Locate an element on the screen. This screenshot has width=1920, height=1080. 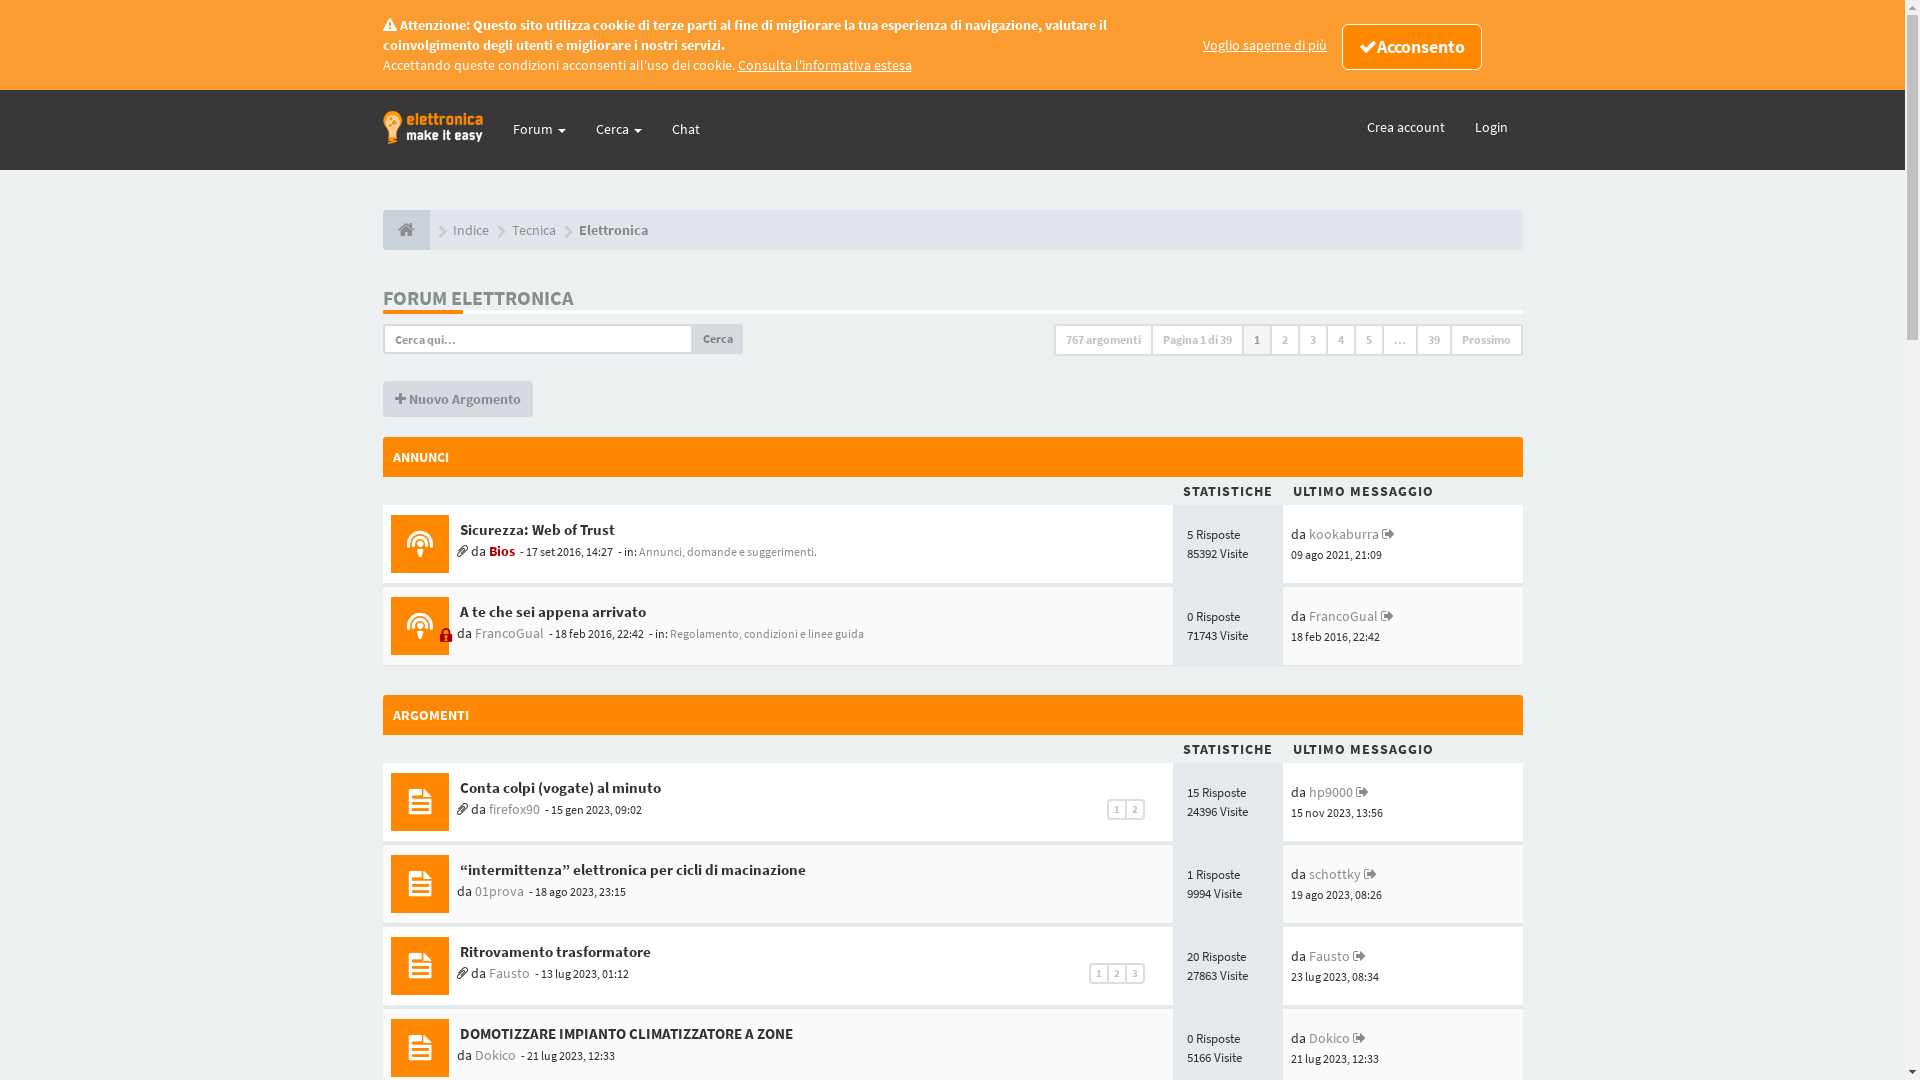
'Login' is located at coordinates (1491, 127).